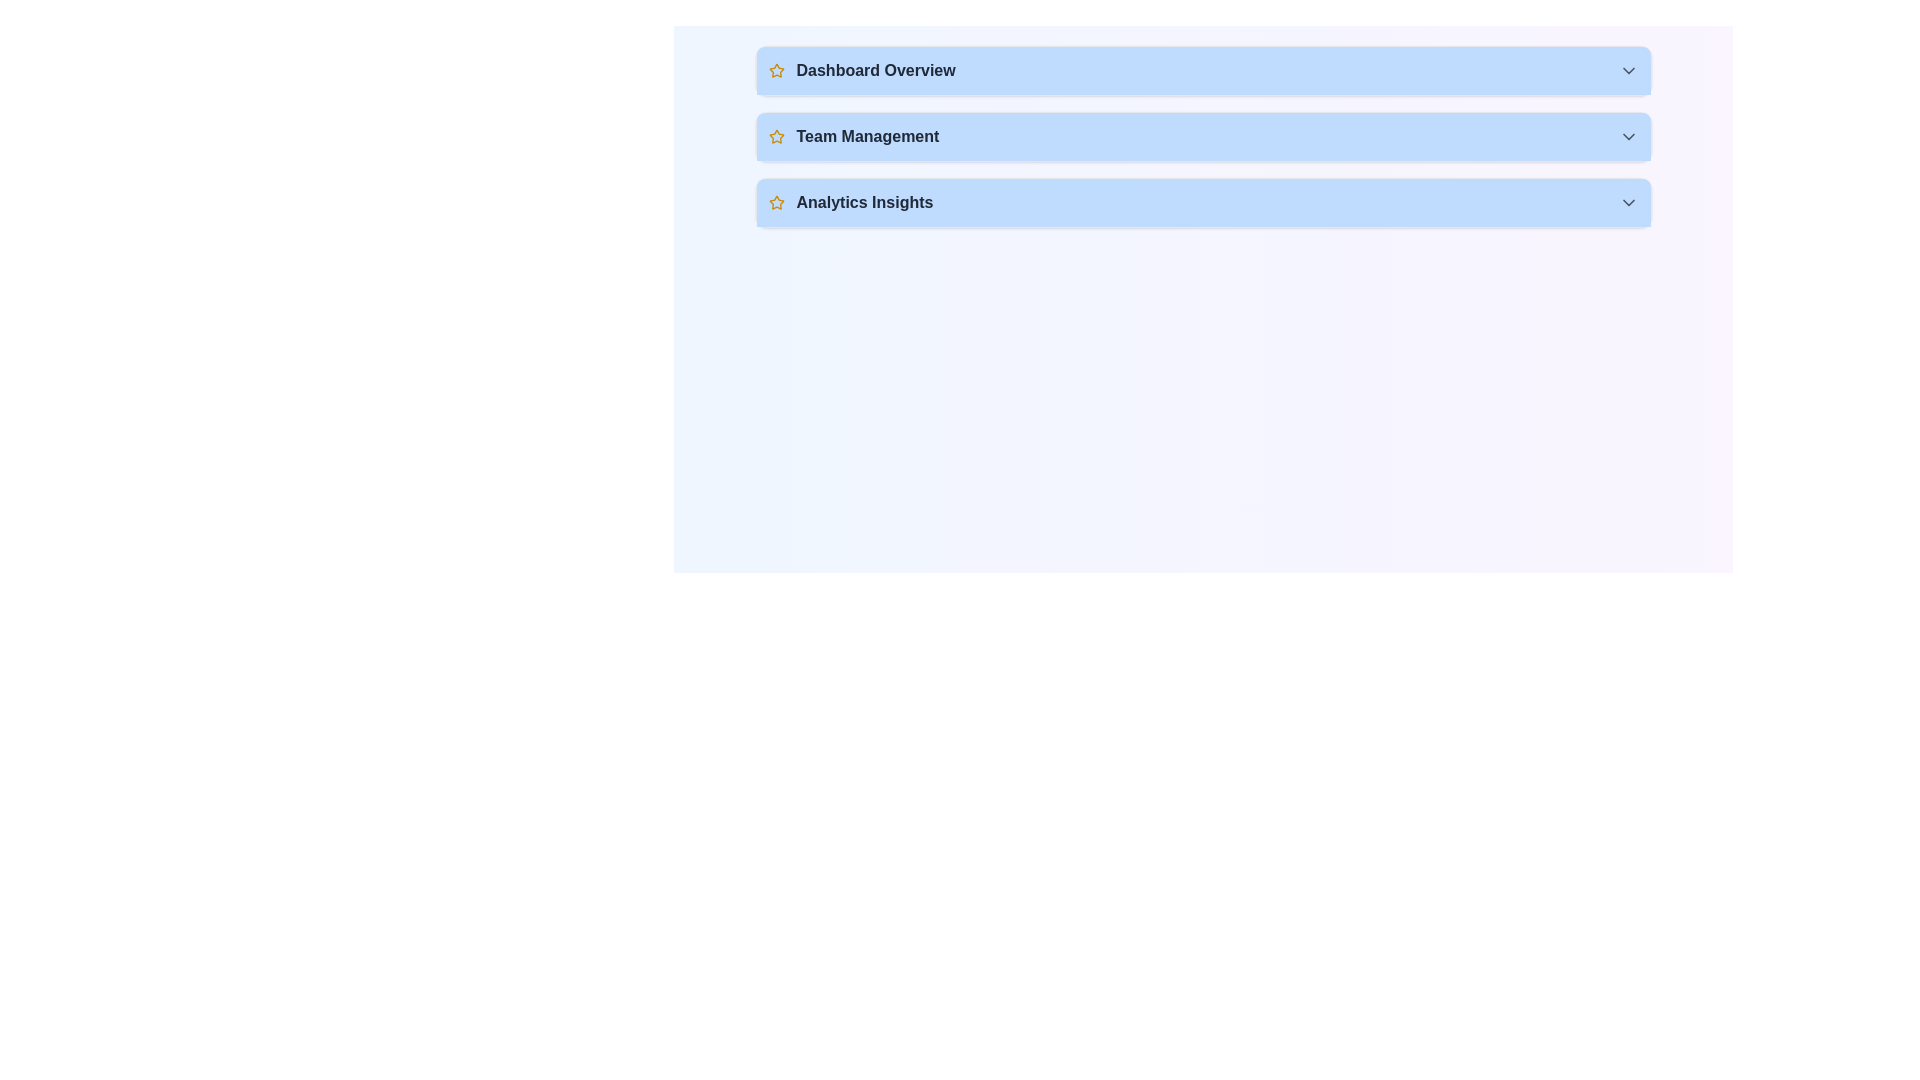 Image resolution: width=1920 pixels, height=1080 pixels. I want to click on the Chevron Down icon located at the far-right side of the 'Analytics Insights' row to receive visual feedback, so click(1628, 203).